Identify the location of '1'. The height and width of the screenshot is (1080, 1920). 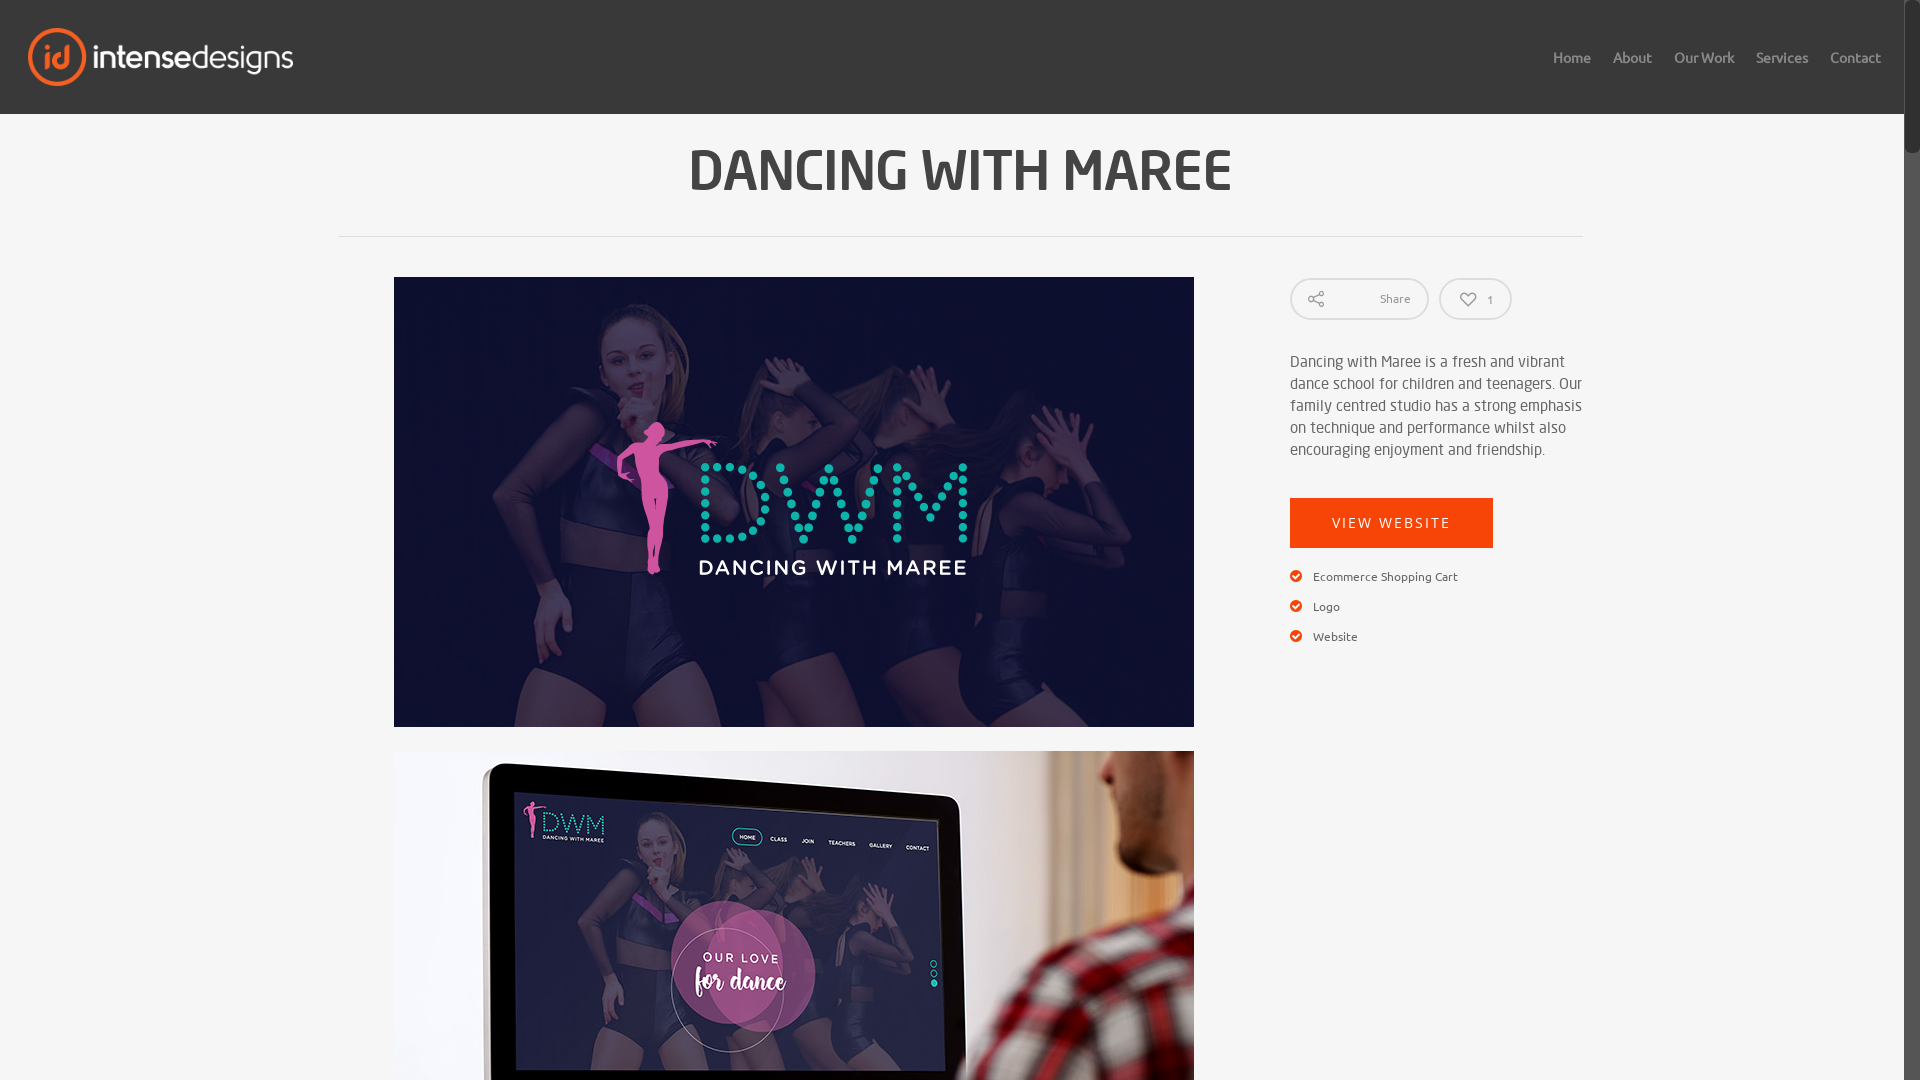
(1475, 299).